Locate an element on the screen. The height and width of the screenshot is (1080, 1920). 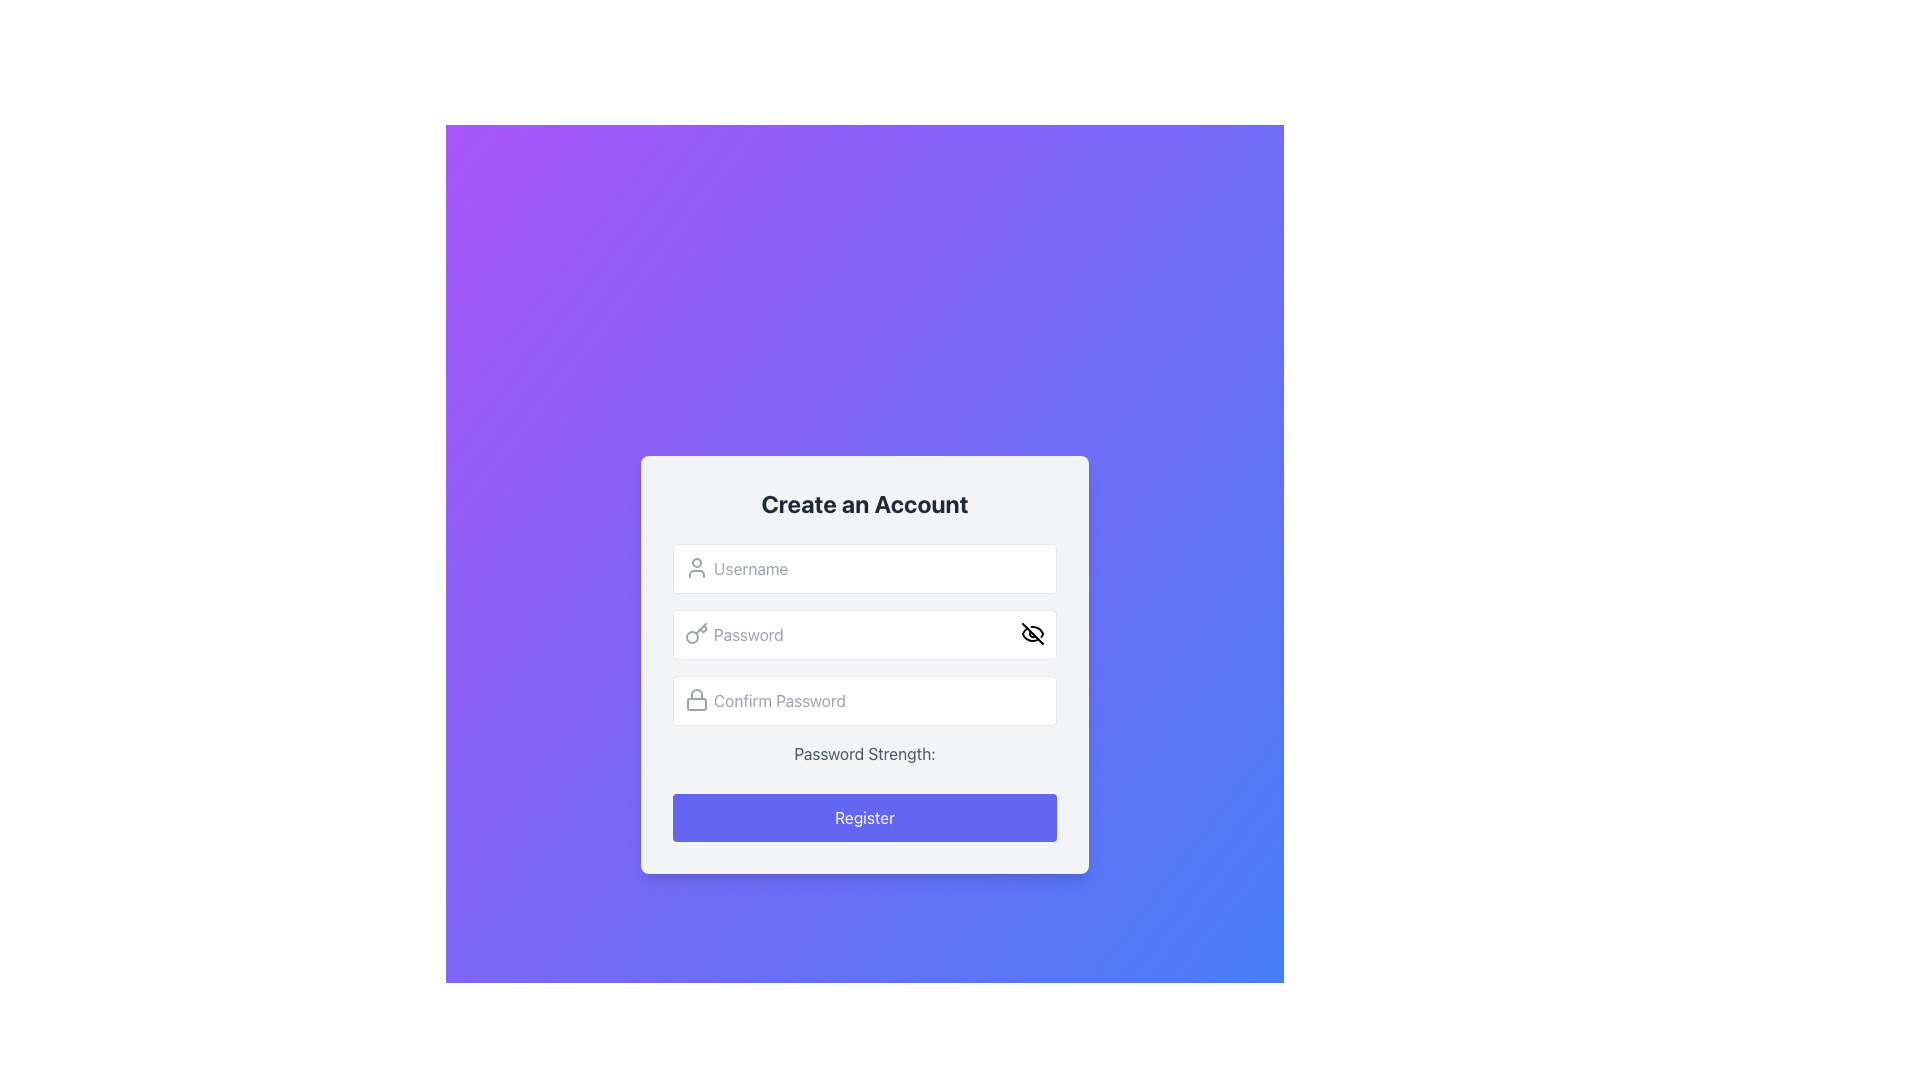
the decorative icon indicating the password input field, located on the left side of the password input area is located at coordinates (696, 633).